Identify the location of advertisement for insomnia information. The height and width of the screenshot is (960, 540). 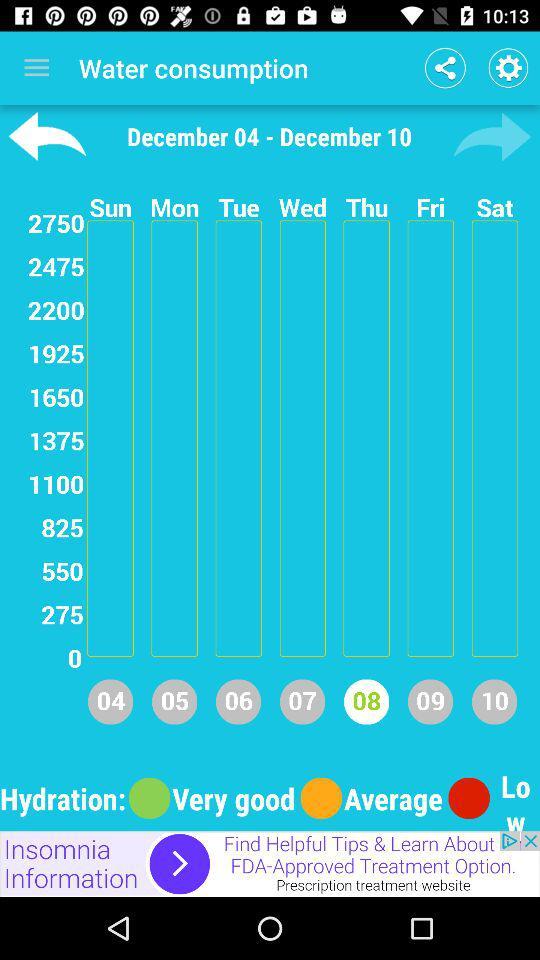
(270, 863).